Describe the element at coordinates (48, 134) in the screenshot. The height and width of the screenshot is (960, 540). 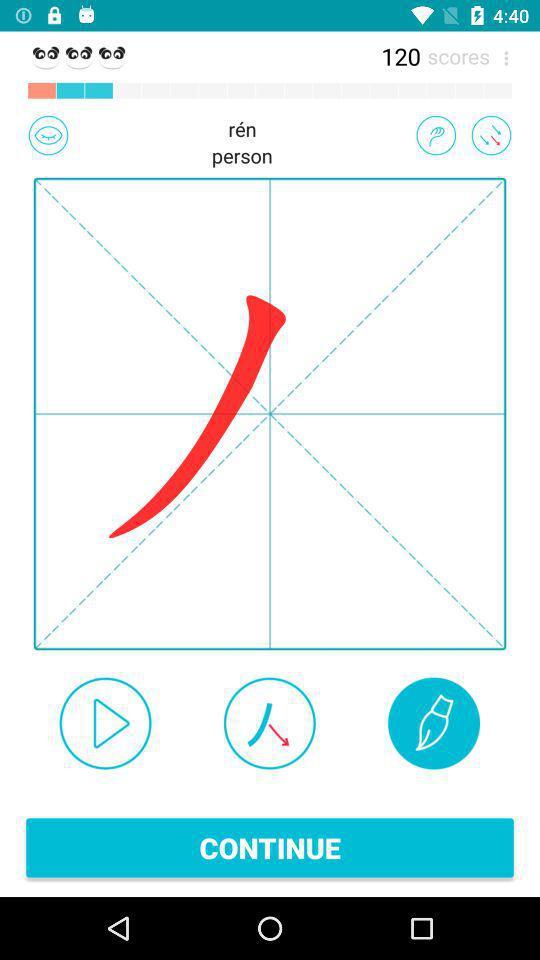
I see `the image which is left to the text ren person` at that location.